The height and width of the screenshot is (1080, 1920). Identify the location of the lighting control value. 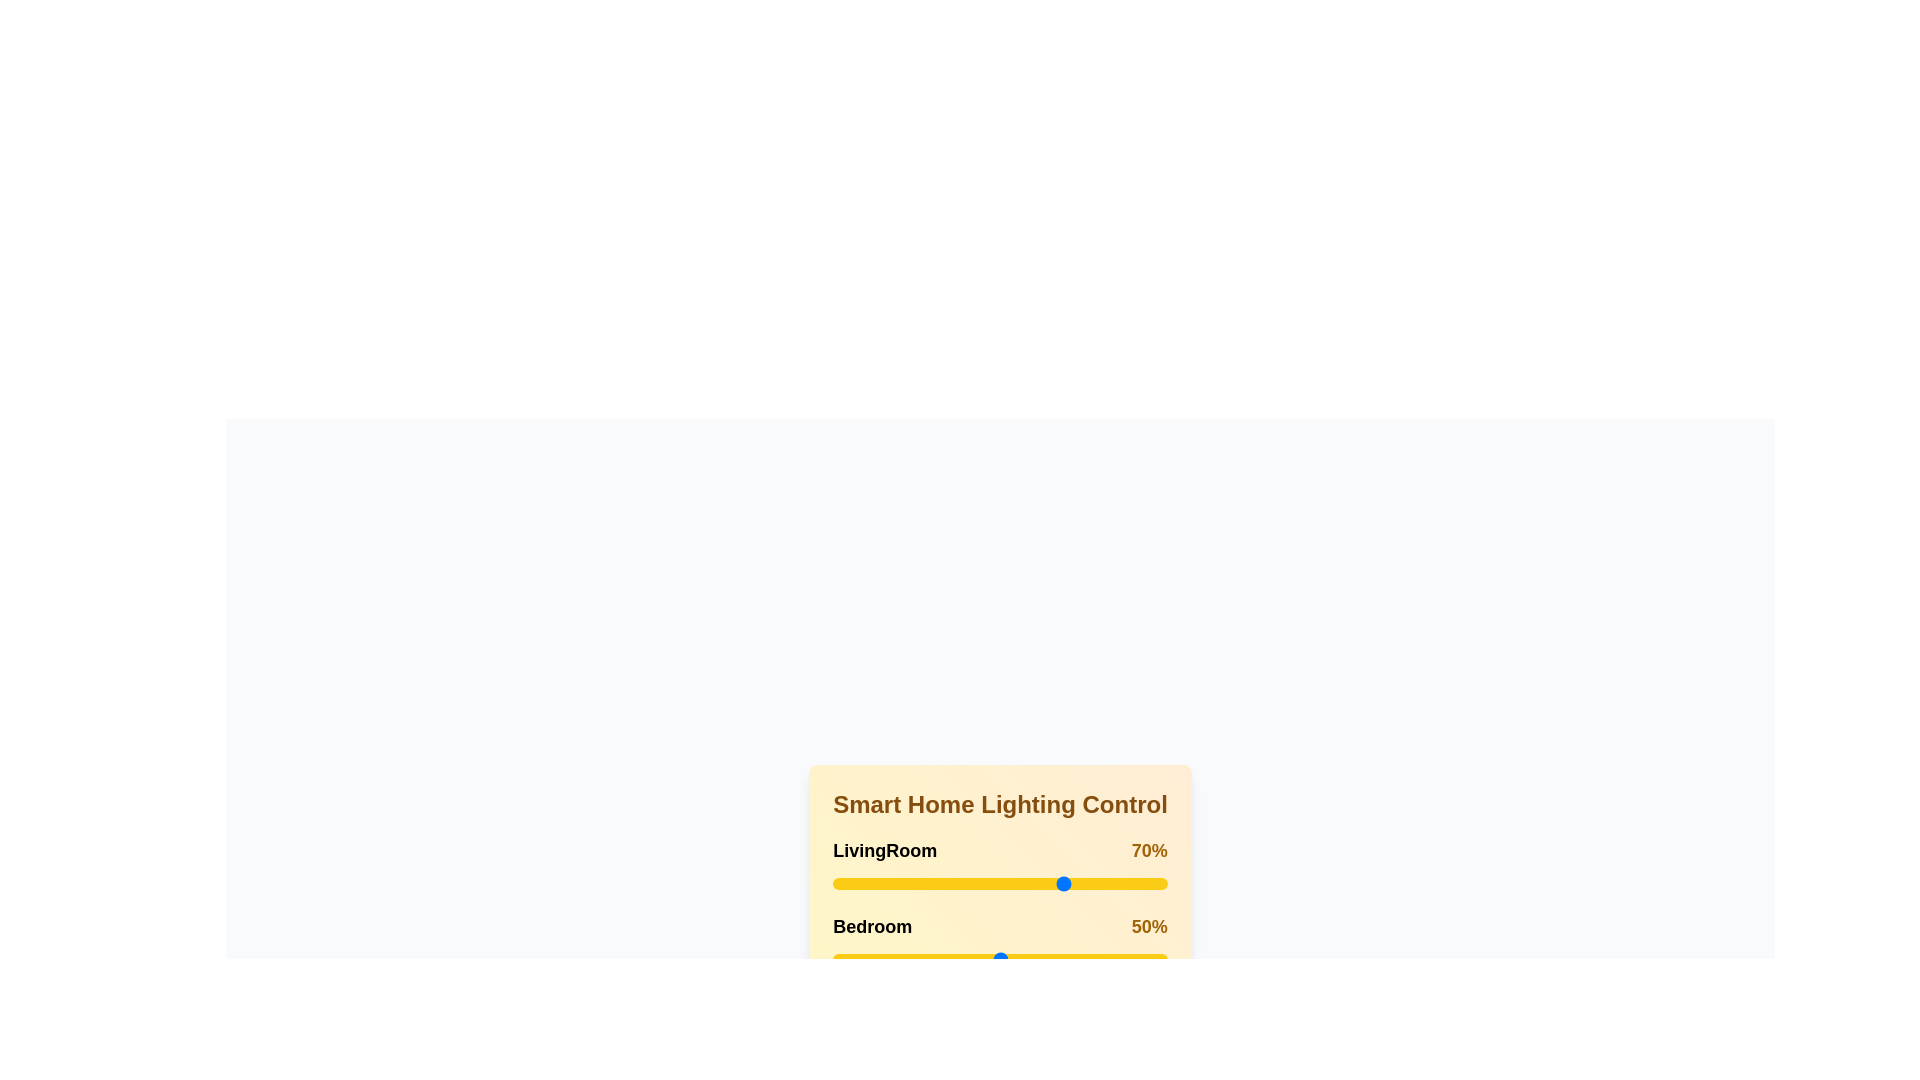
(1164, 882).